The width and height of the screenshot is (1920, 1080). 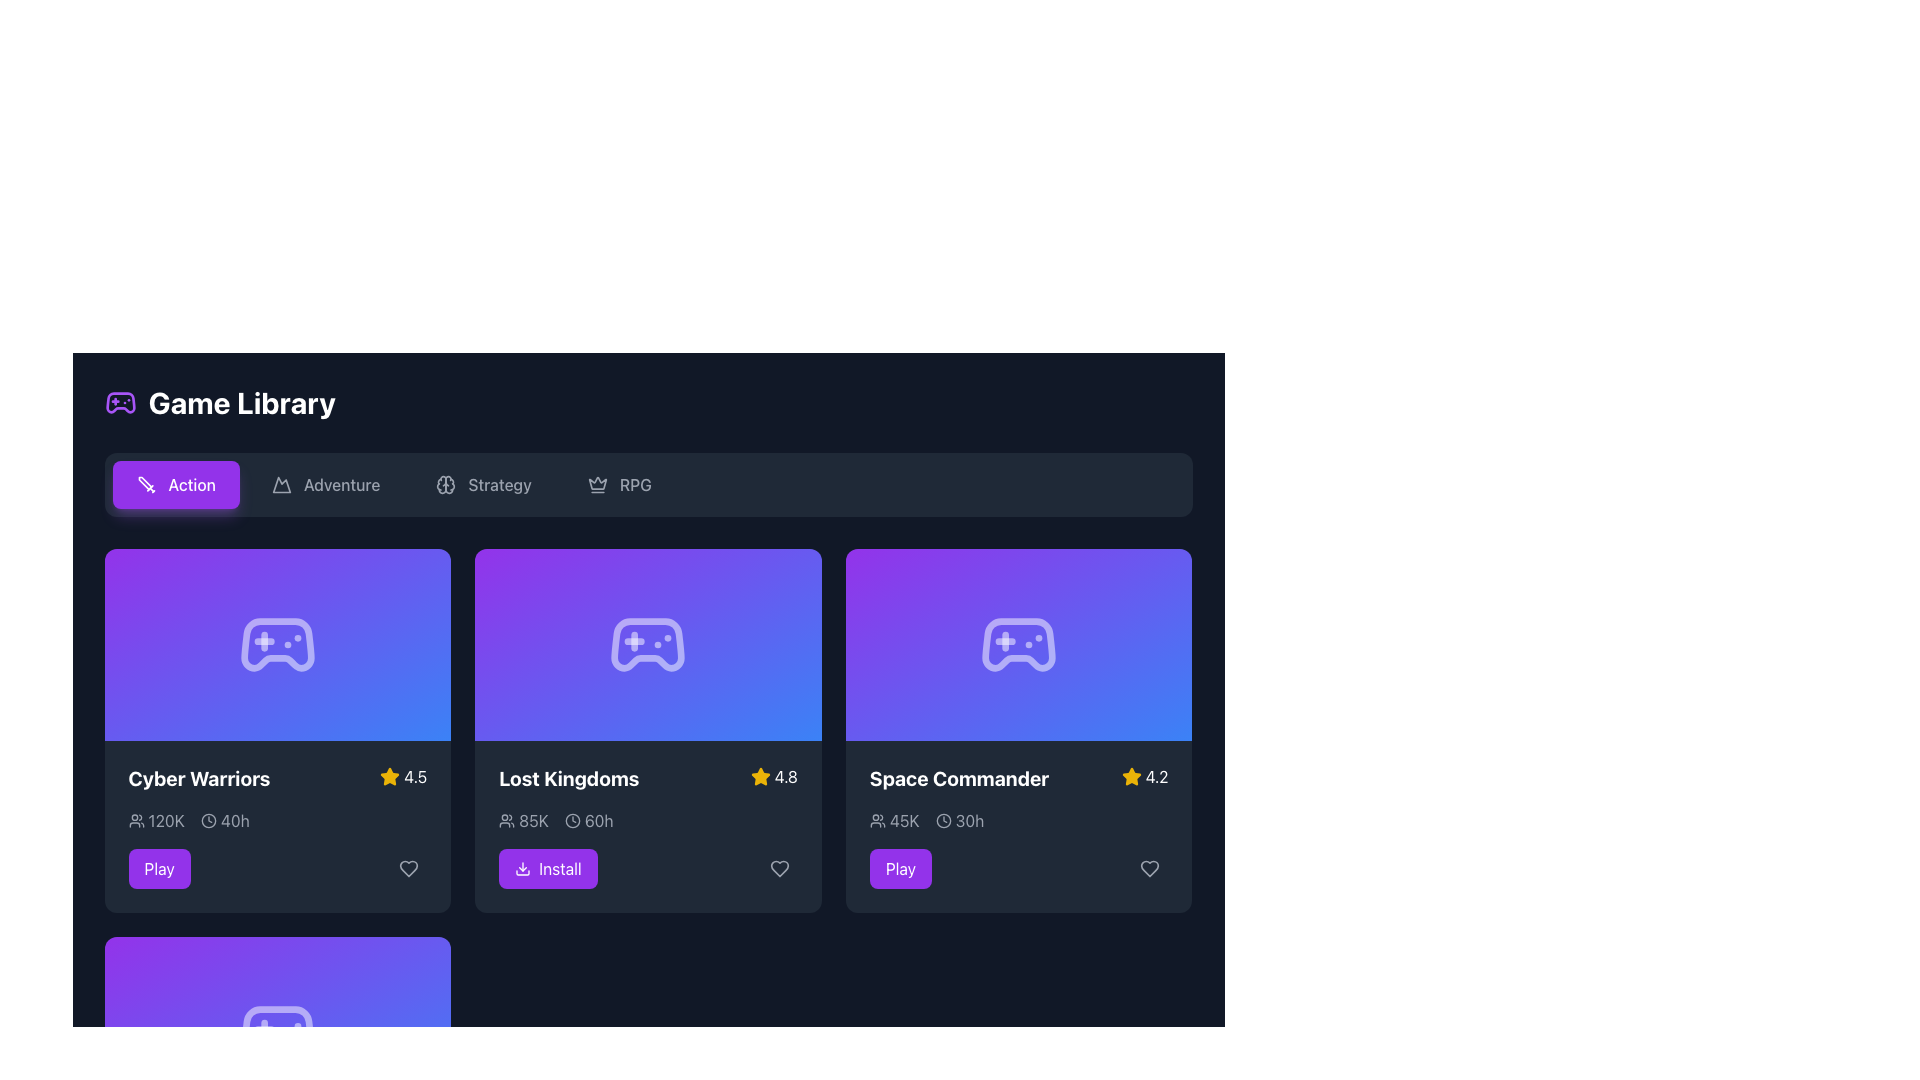 What do you see at coordinates (1019, 644) in the screenshot?
I see `the game controller icon, which is part of the third card in the Game Library section, featuring a cross-shaped direction pad and circular buttons against a gradient background` at bounding box center [1019, 644].